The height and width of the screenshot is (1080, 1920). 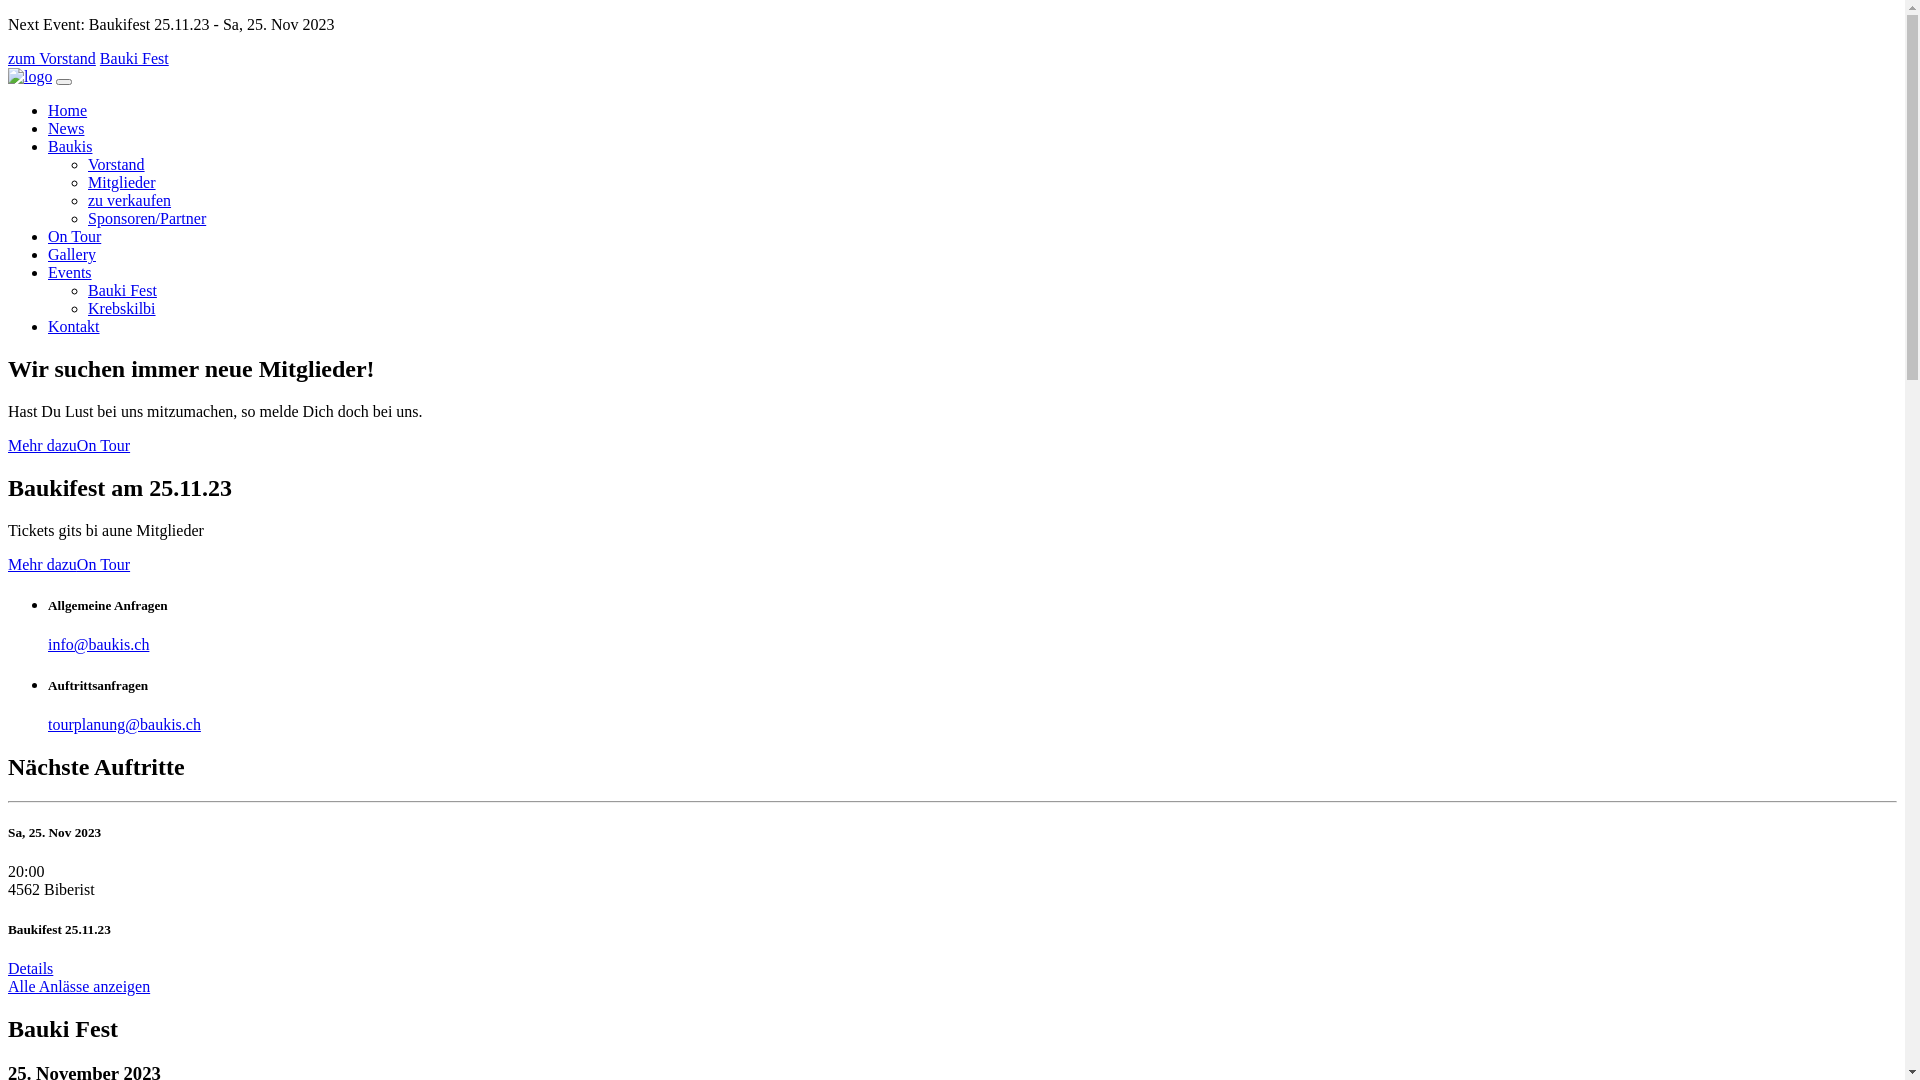 I want to click on 'Kontakt', so click(x=73, y=325).